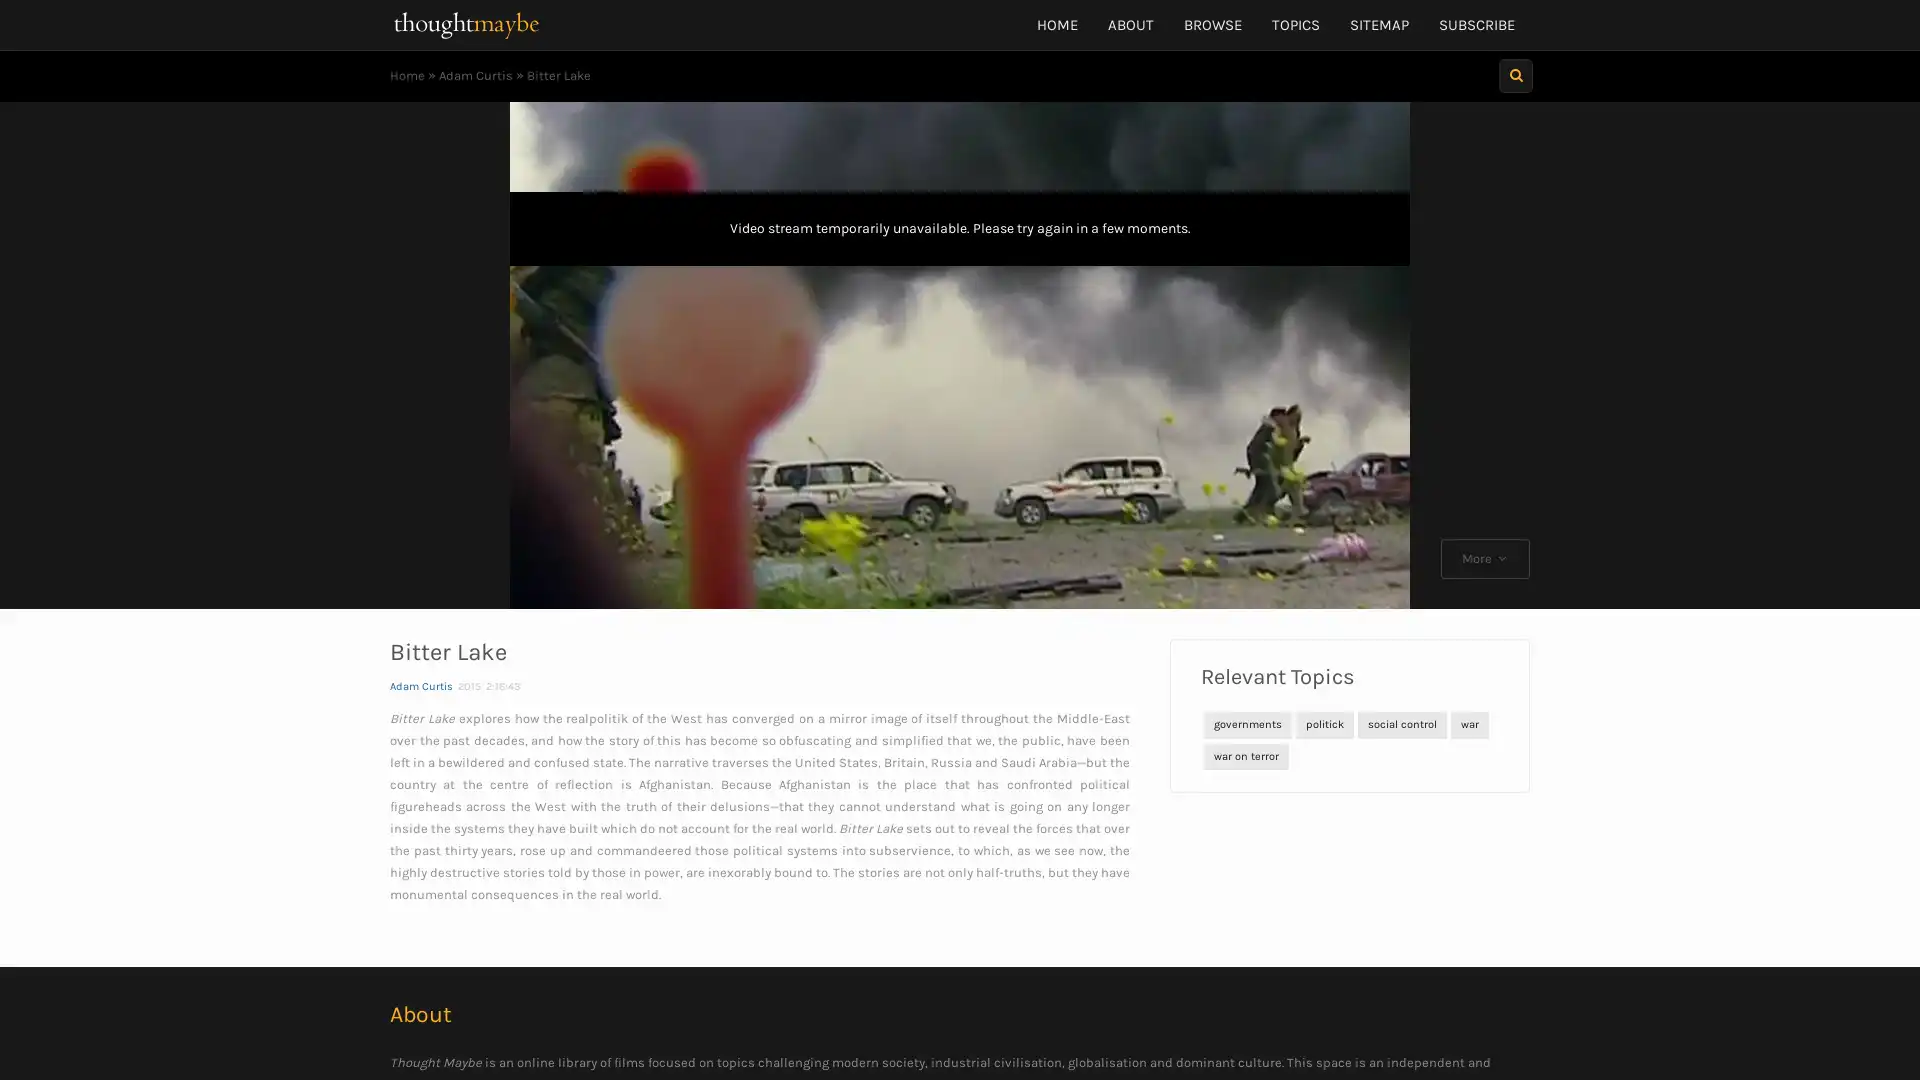 The width and height of the screenshot is (1920, 1080). What do you see at coordinates (1352, 588) in the screenshot?
I see `Mute` at bounding box center [1352, 588].